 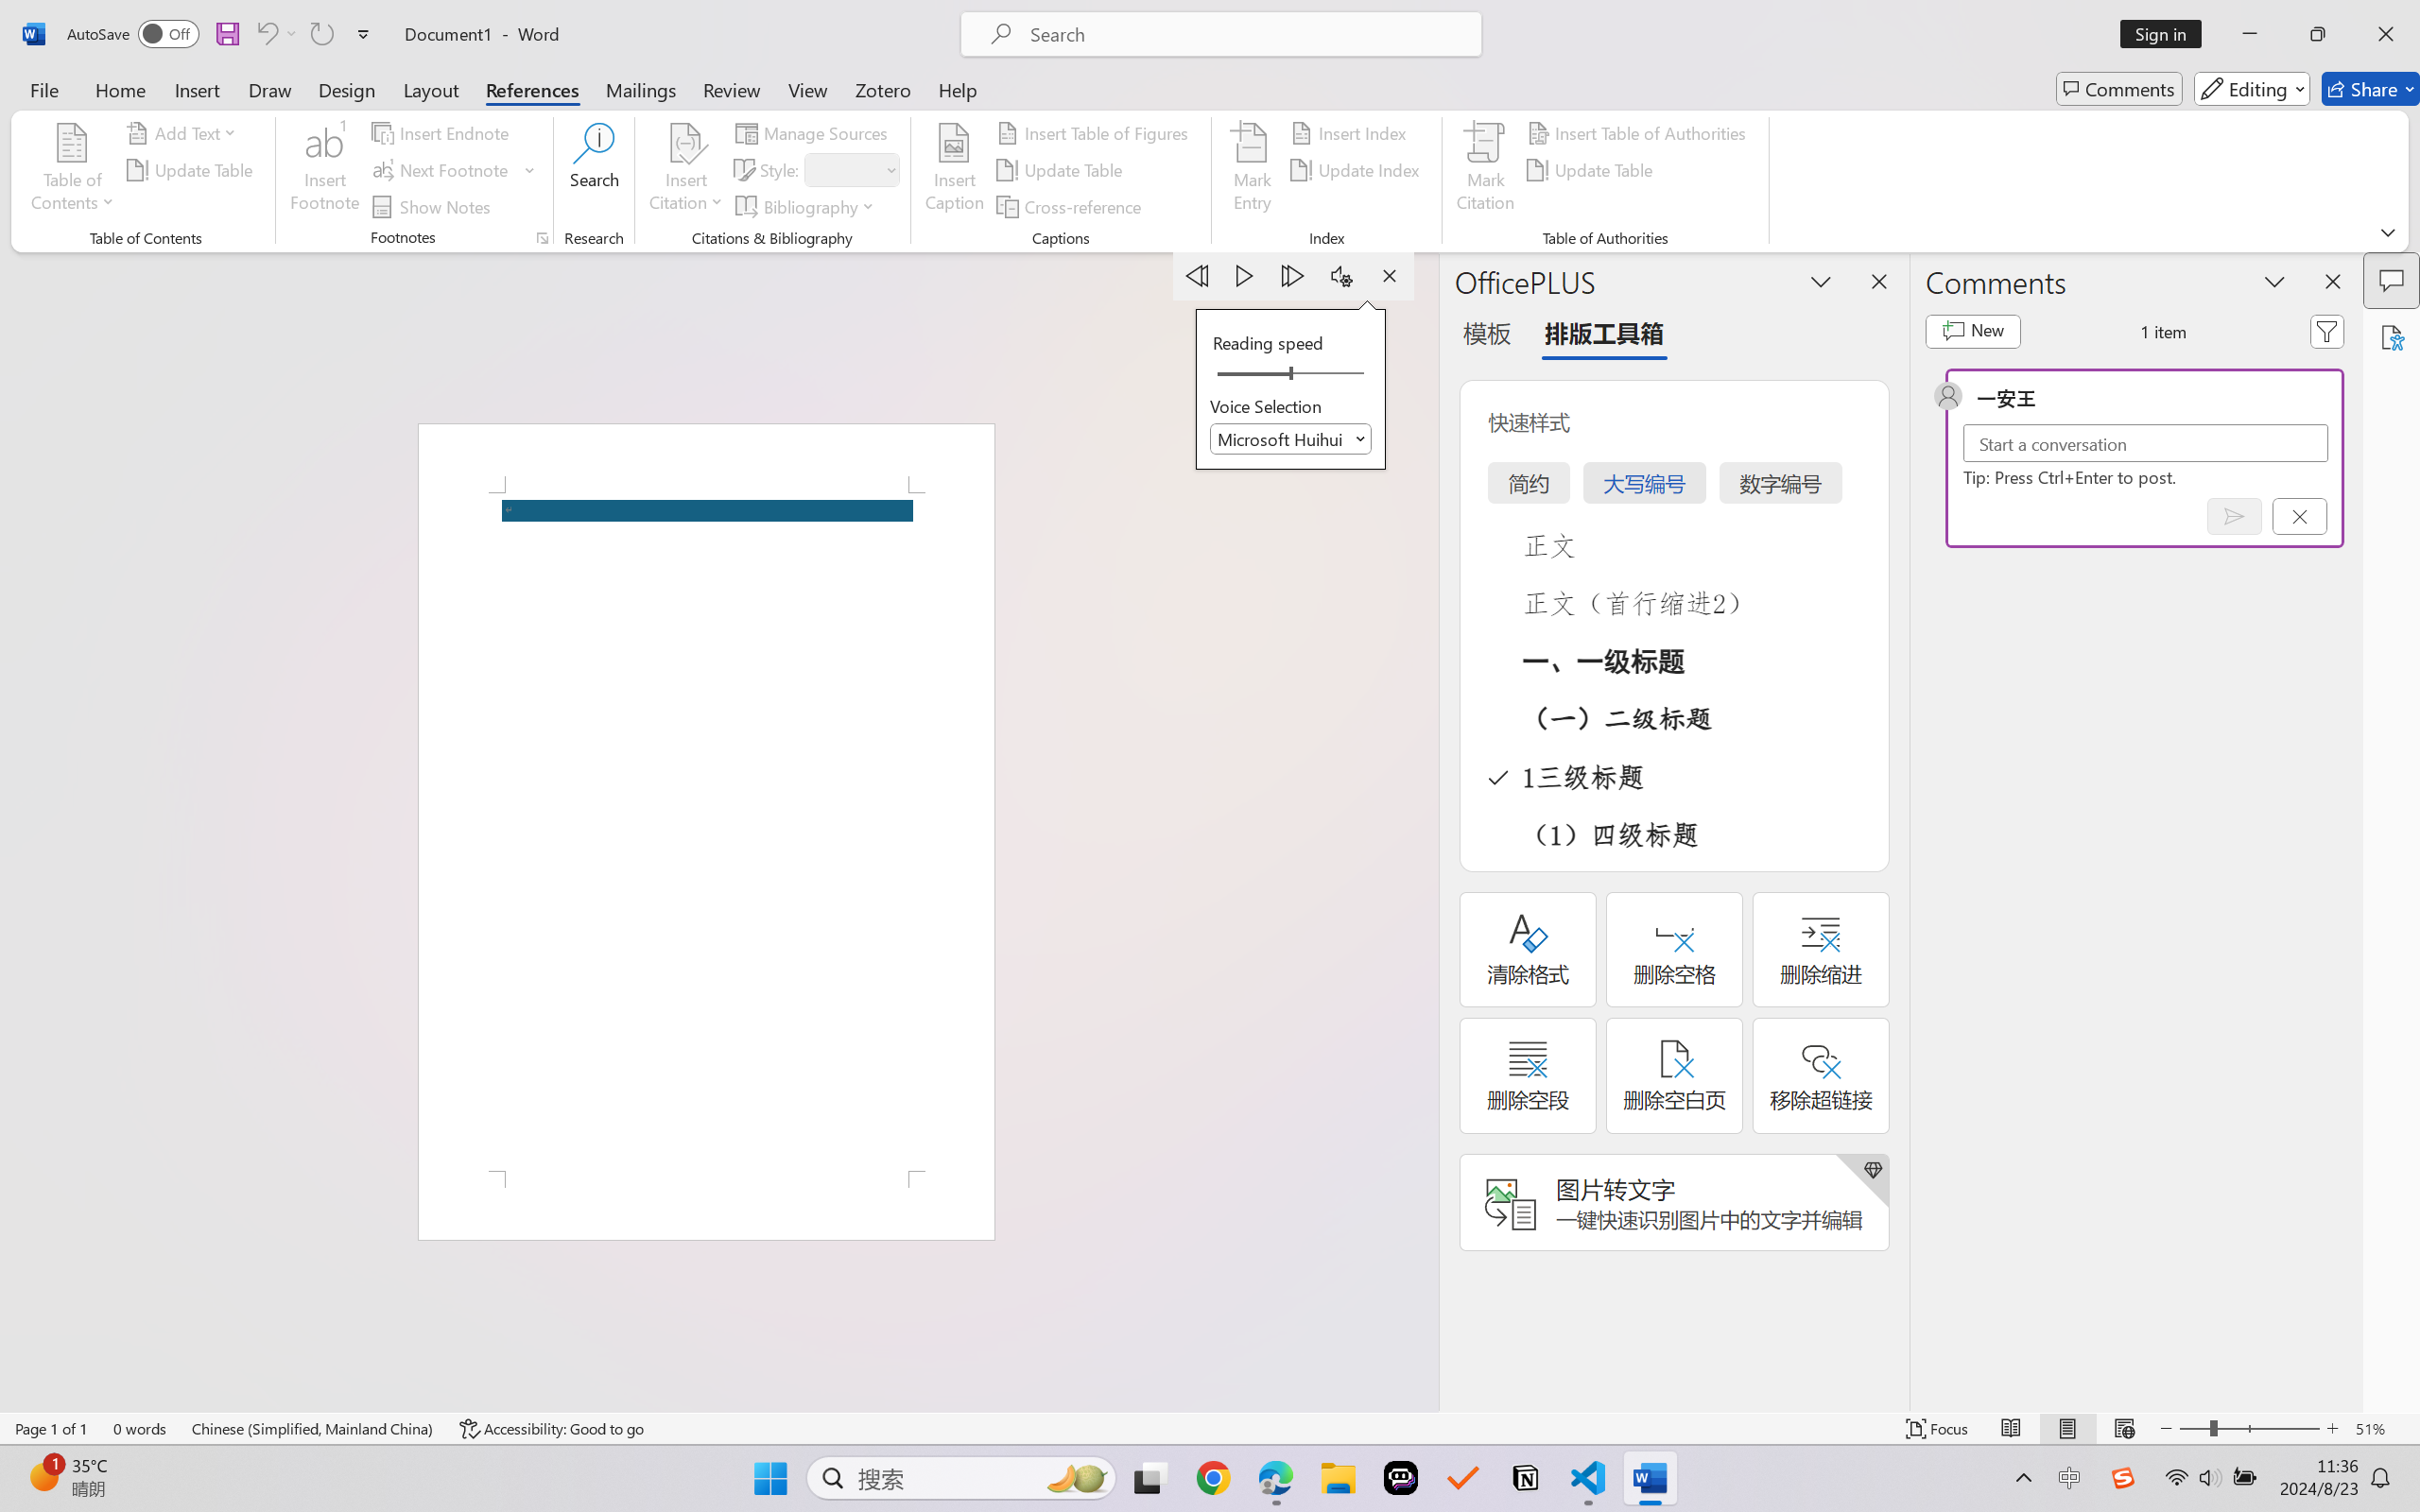 What do you see at coordinates (454, 170) in the screenshot?
I see `'Next Footnote'` at bounding box center [454, 170].